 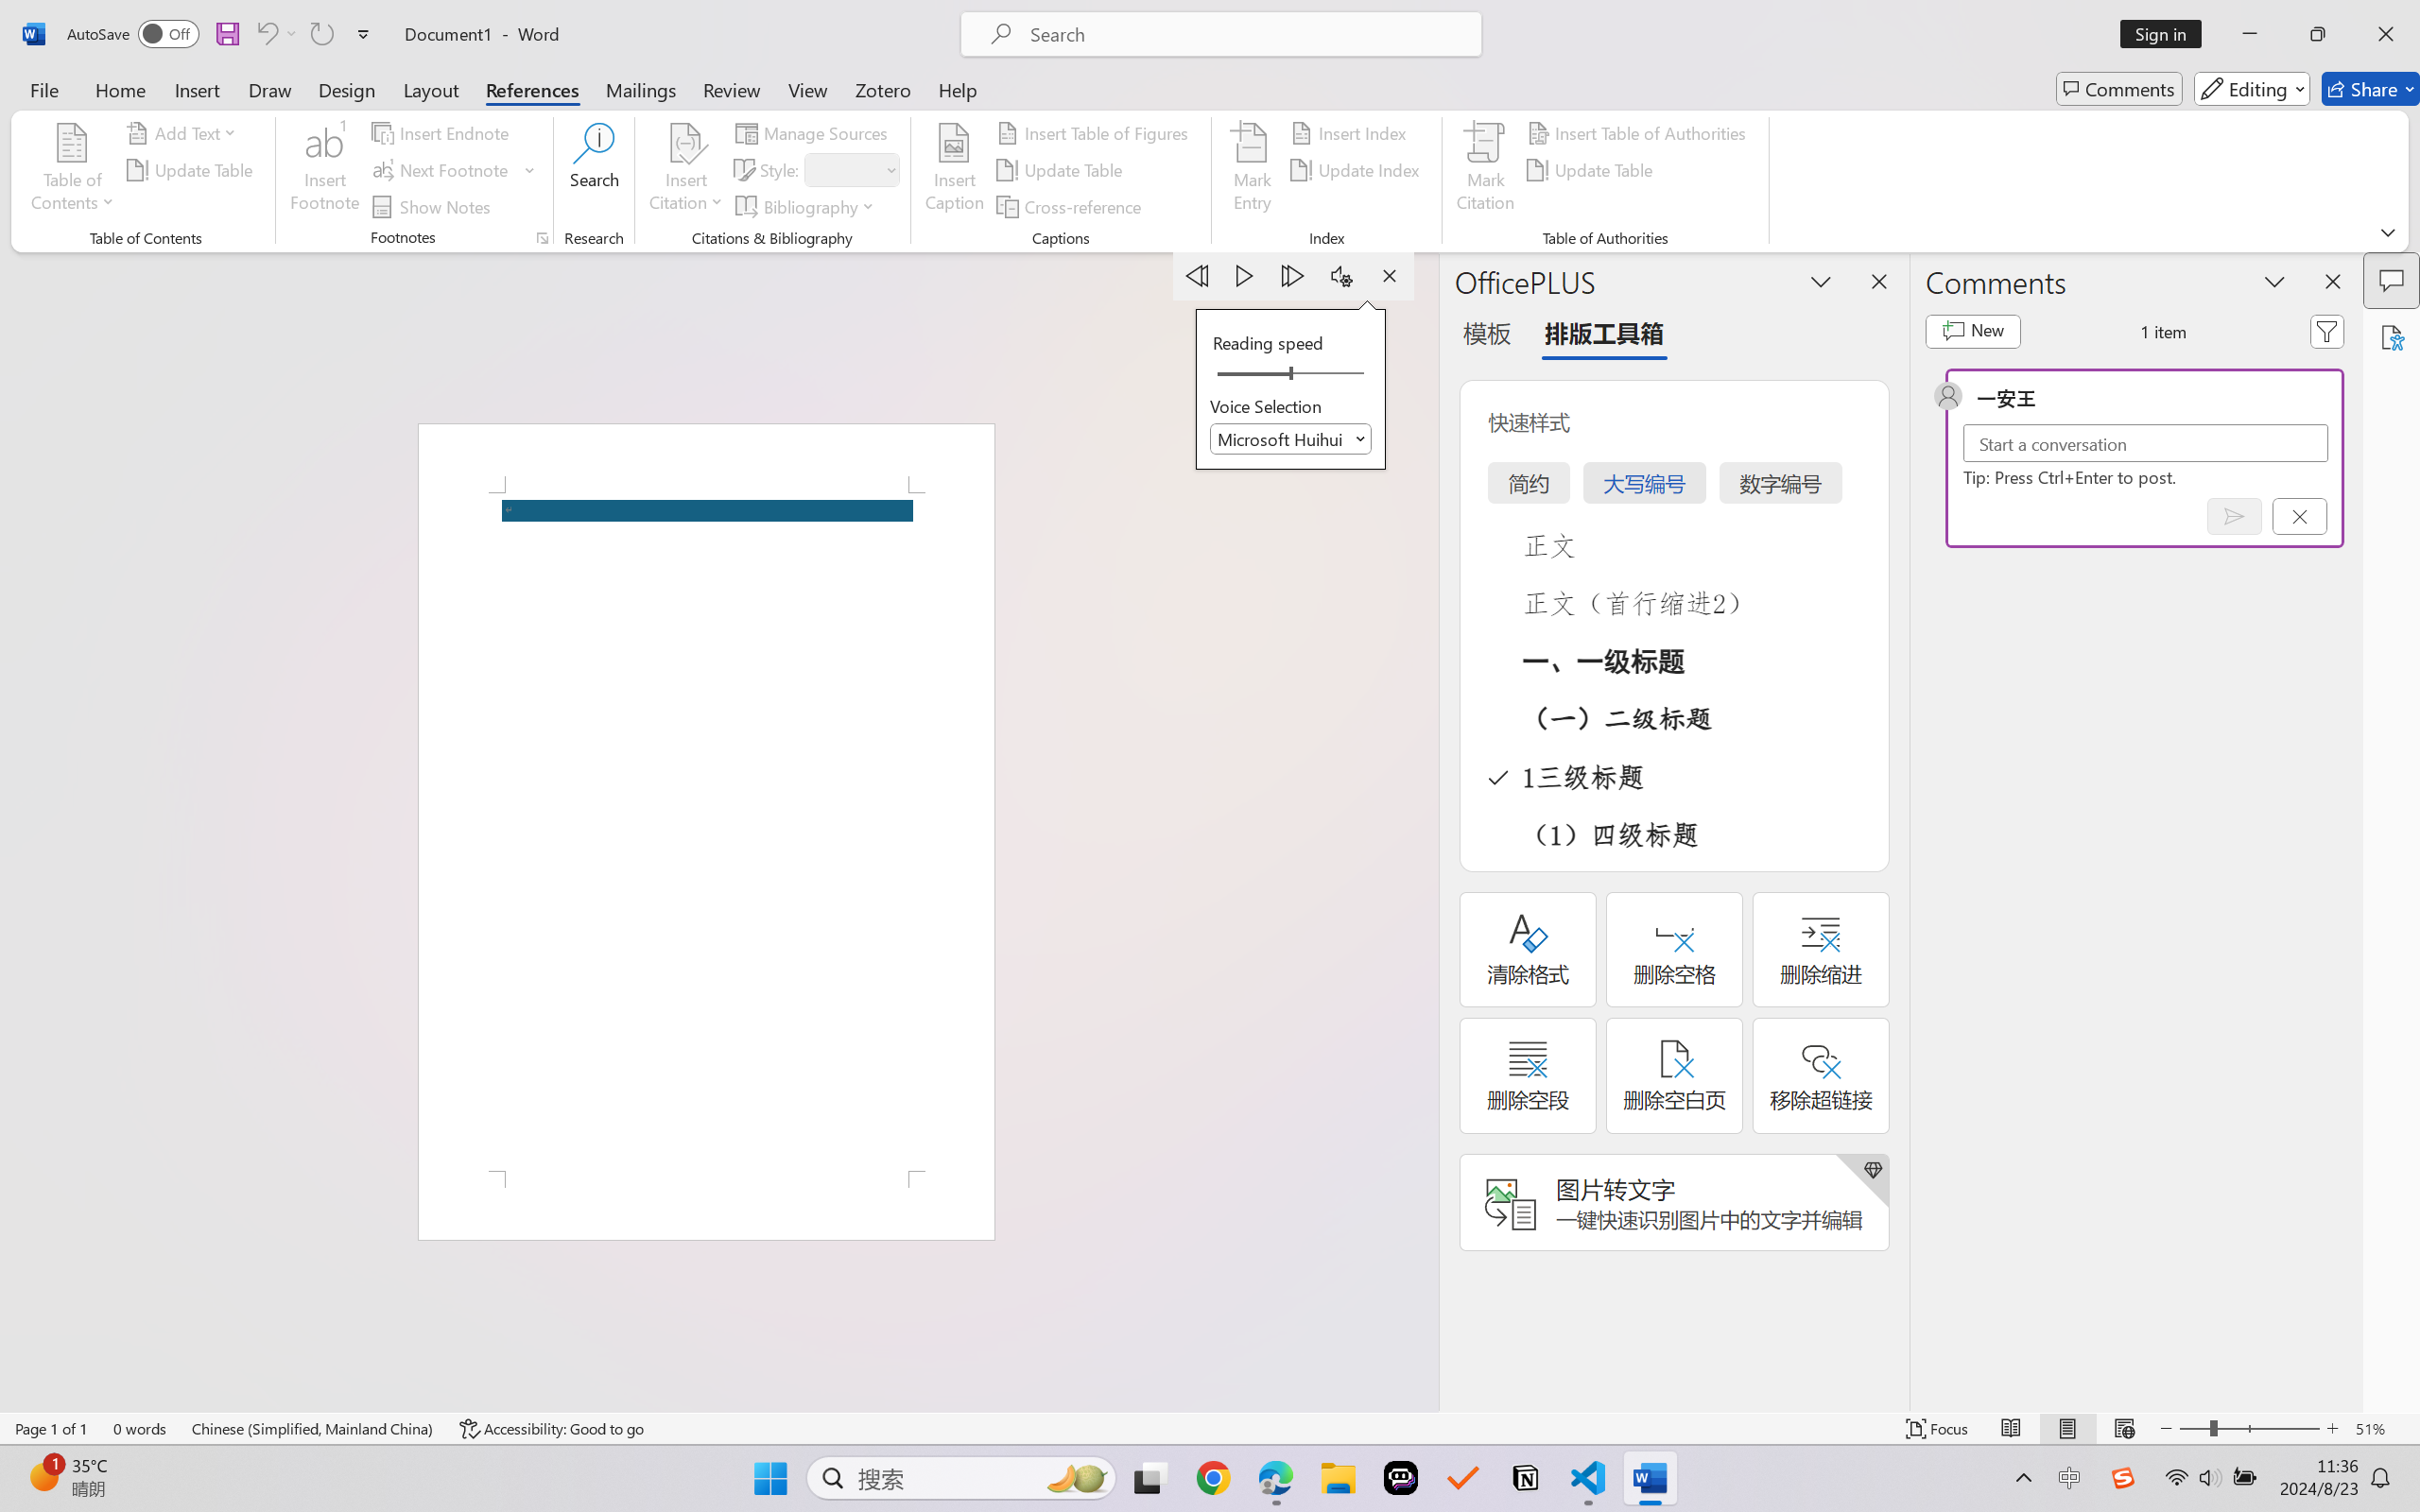 What do you see at coordinates (454, 170) in the screenshot?
I see `'Next Footnote'` at bounding box center [454, 170].